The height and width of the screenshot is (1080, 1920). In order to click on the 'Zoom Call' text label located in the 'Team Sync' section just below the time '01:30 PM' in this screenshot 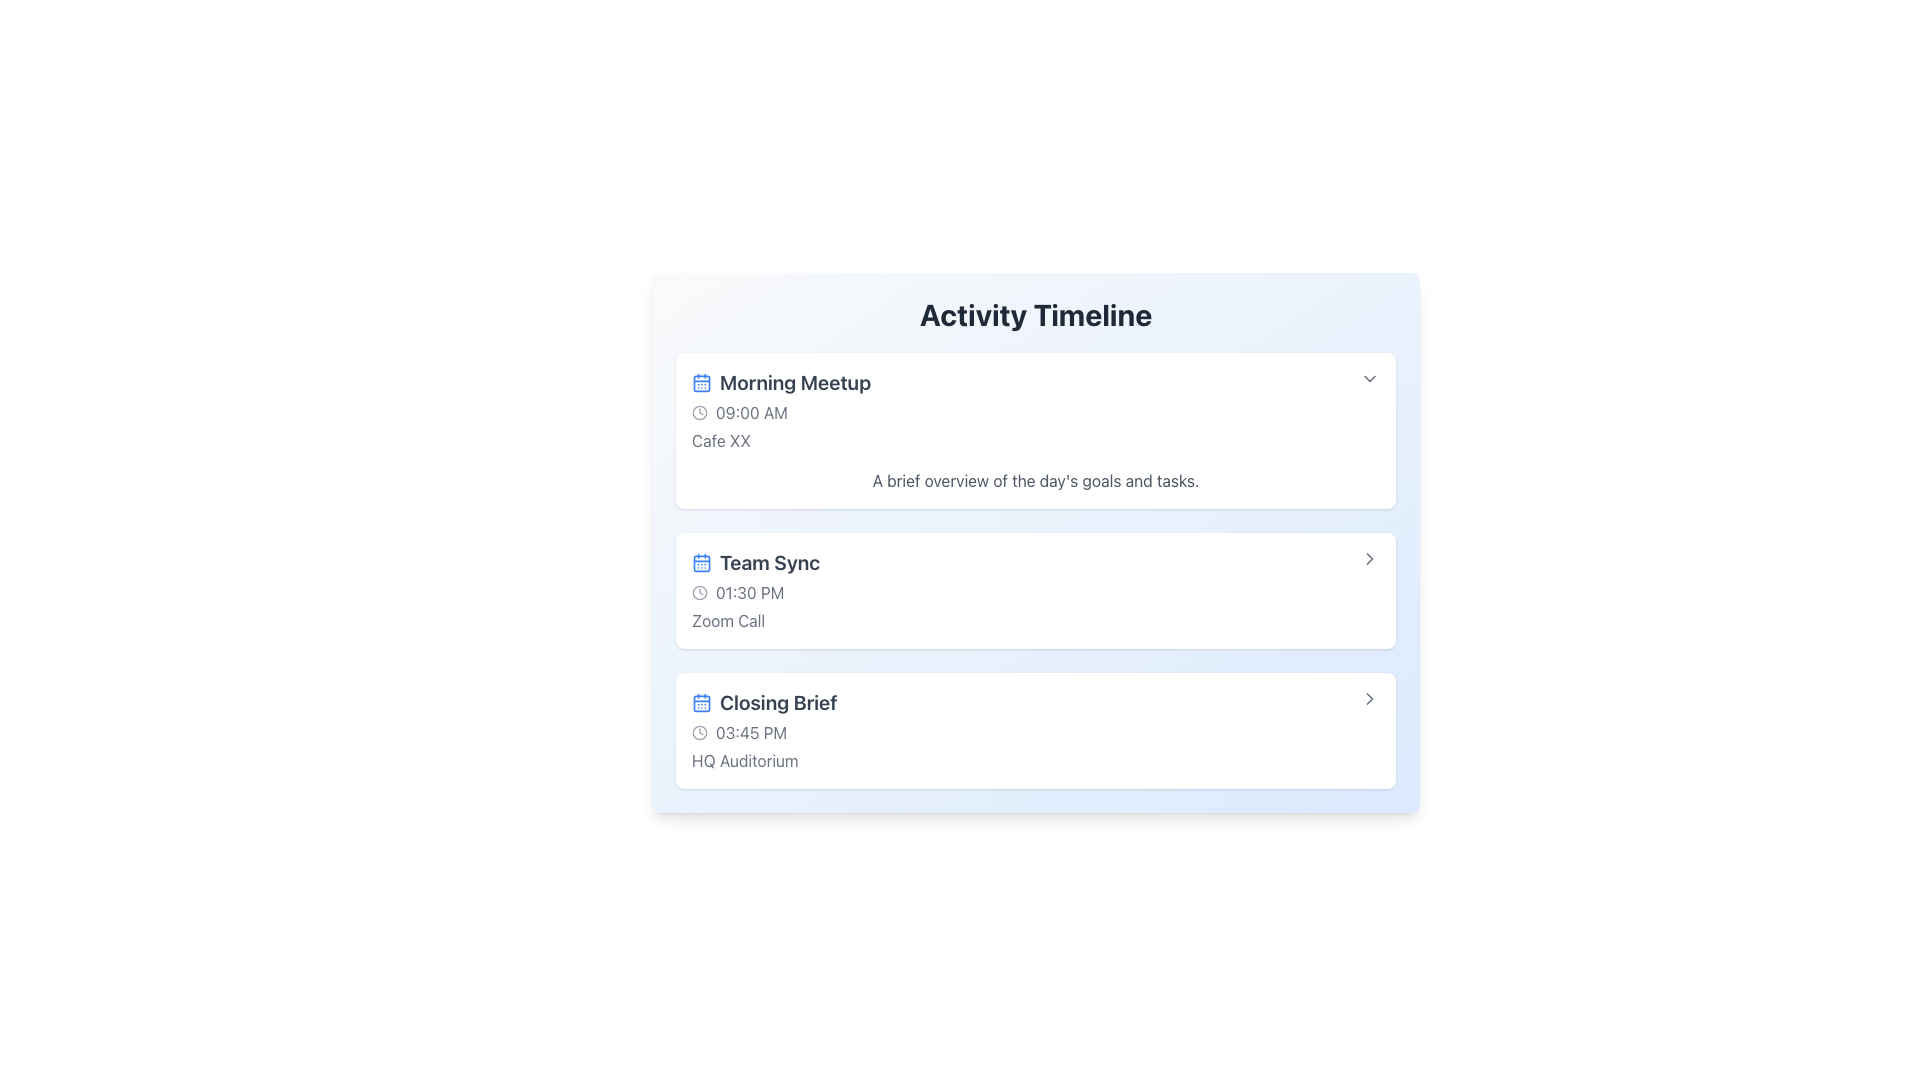, I will do `click(755, 620)`.